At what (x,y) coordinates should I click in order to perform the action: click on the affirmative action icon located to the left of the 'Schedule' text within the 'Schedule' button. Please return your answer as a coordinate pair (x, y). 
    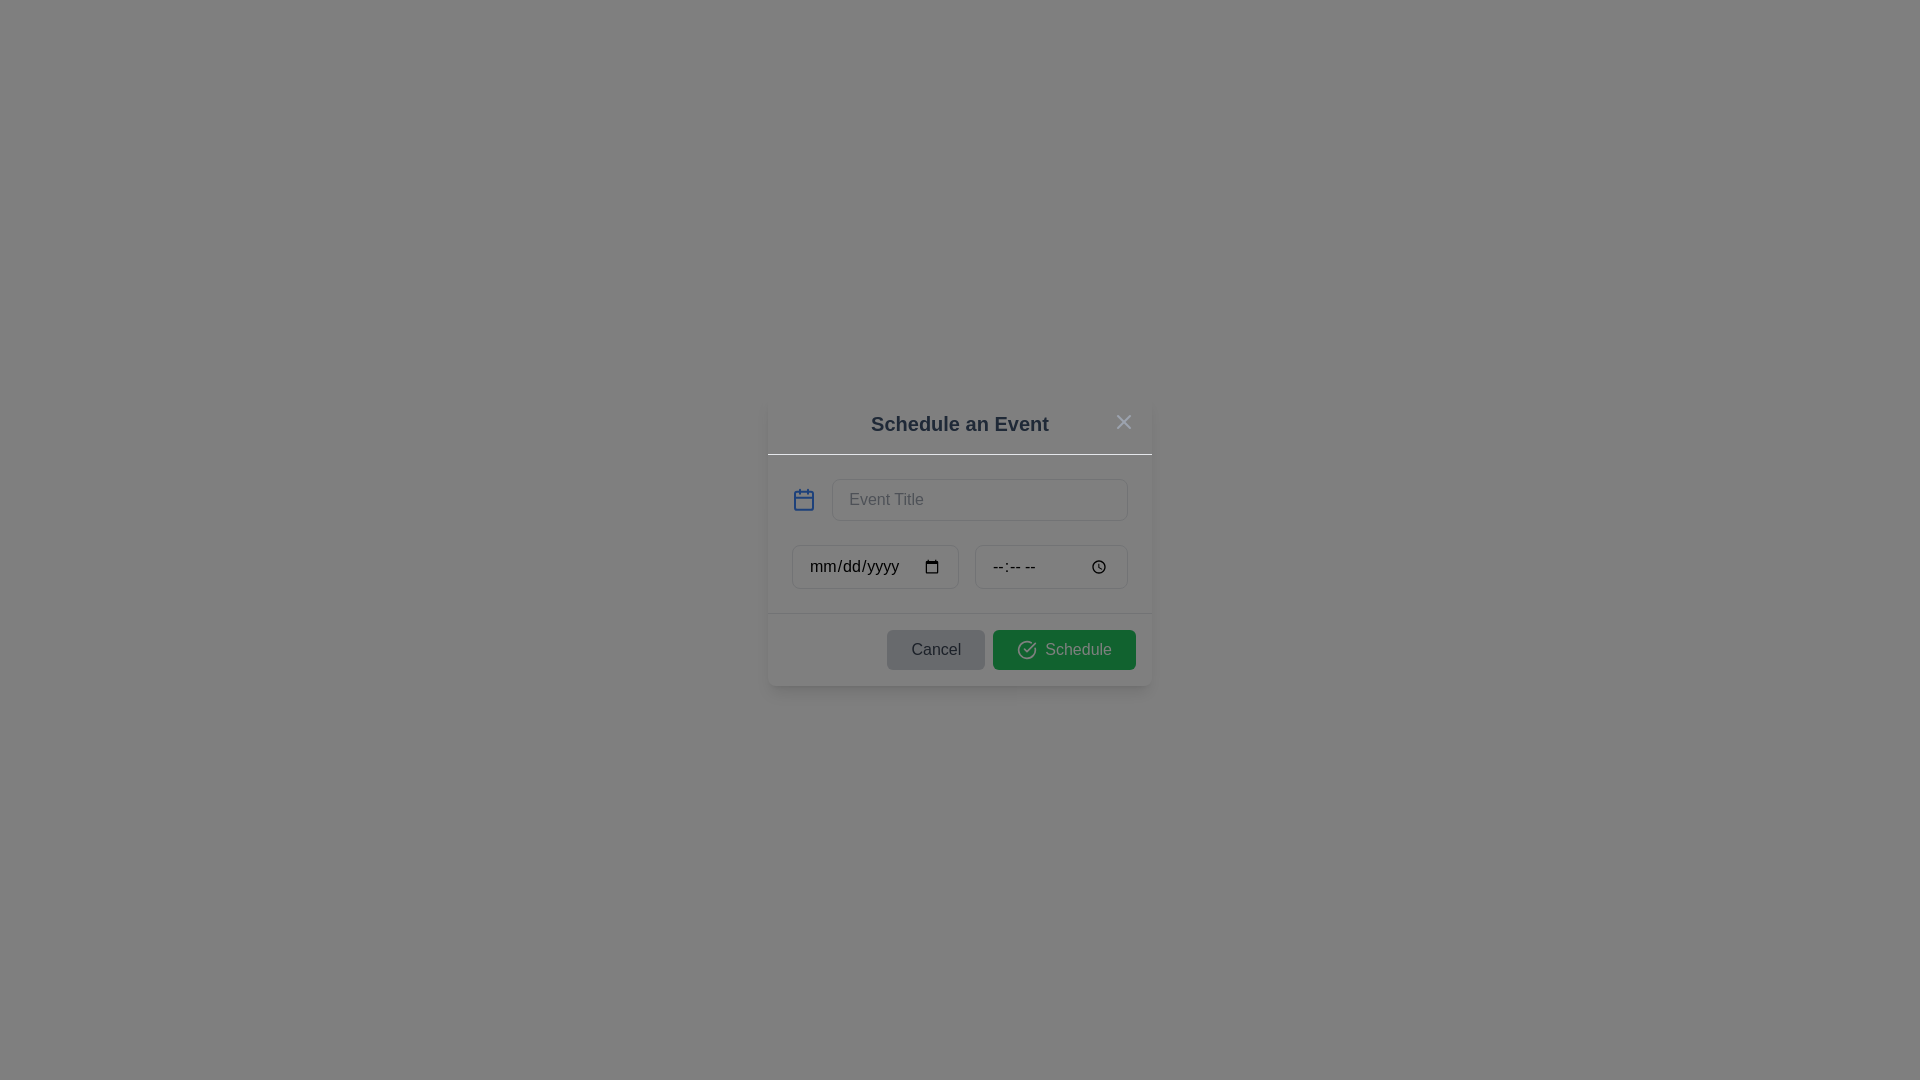
    Looking at the image, I should click on (1027, 650).